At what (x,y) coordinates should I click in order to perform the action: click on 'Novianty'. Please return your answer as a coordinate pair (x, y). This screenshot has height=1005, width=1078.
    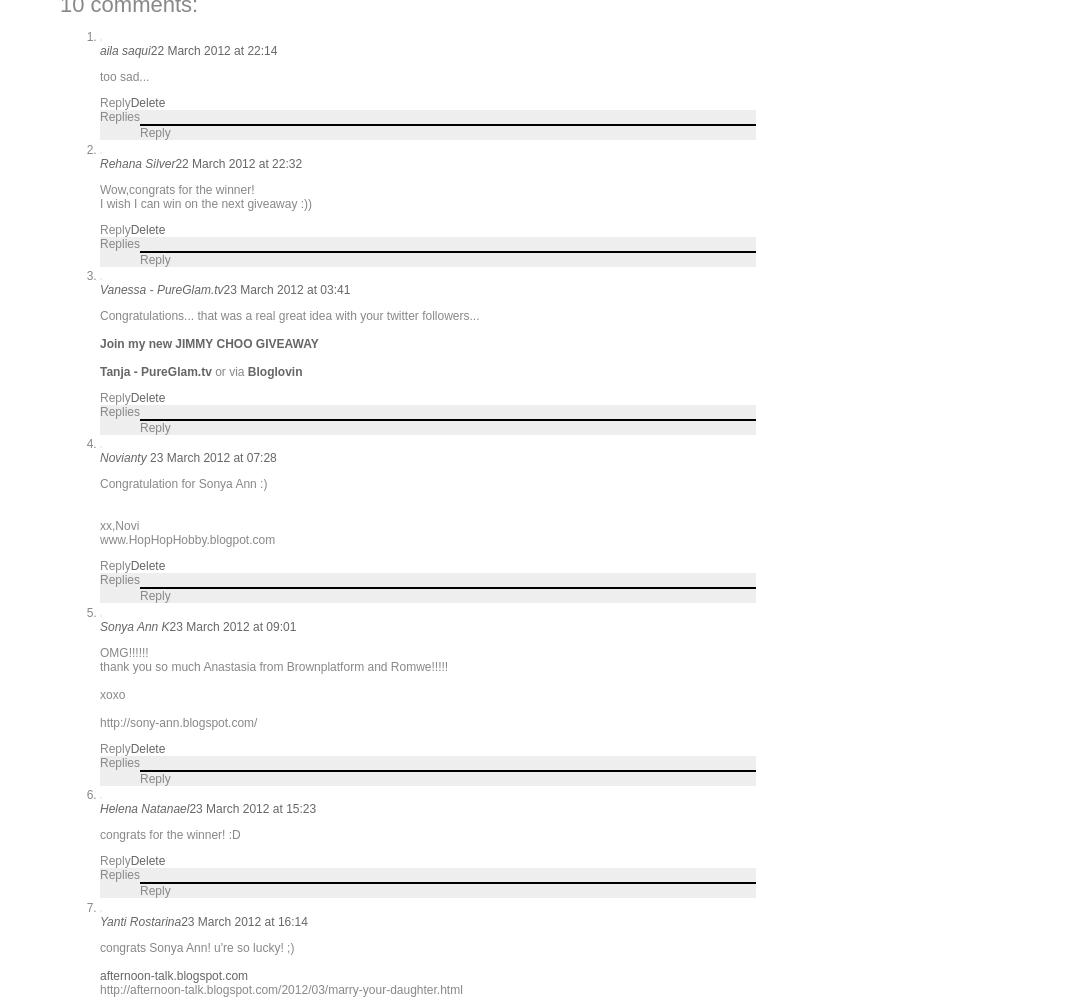
    Looking at the image, I should click on (125, 457).